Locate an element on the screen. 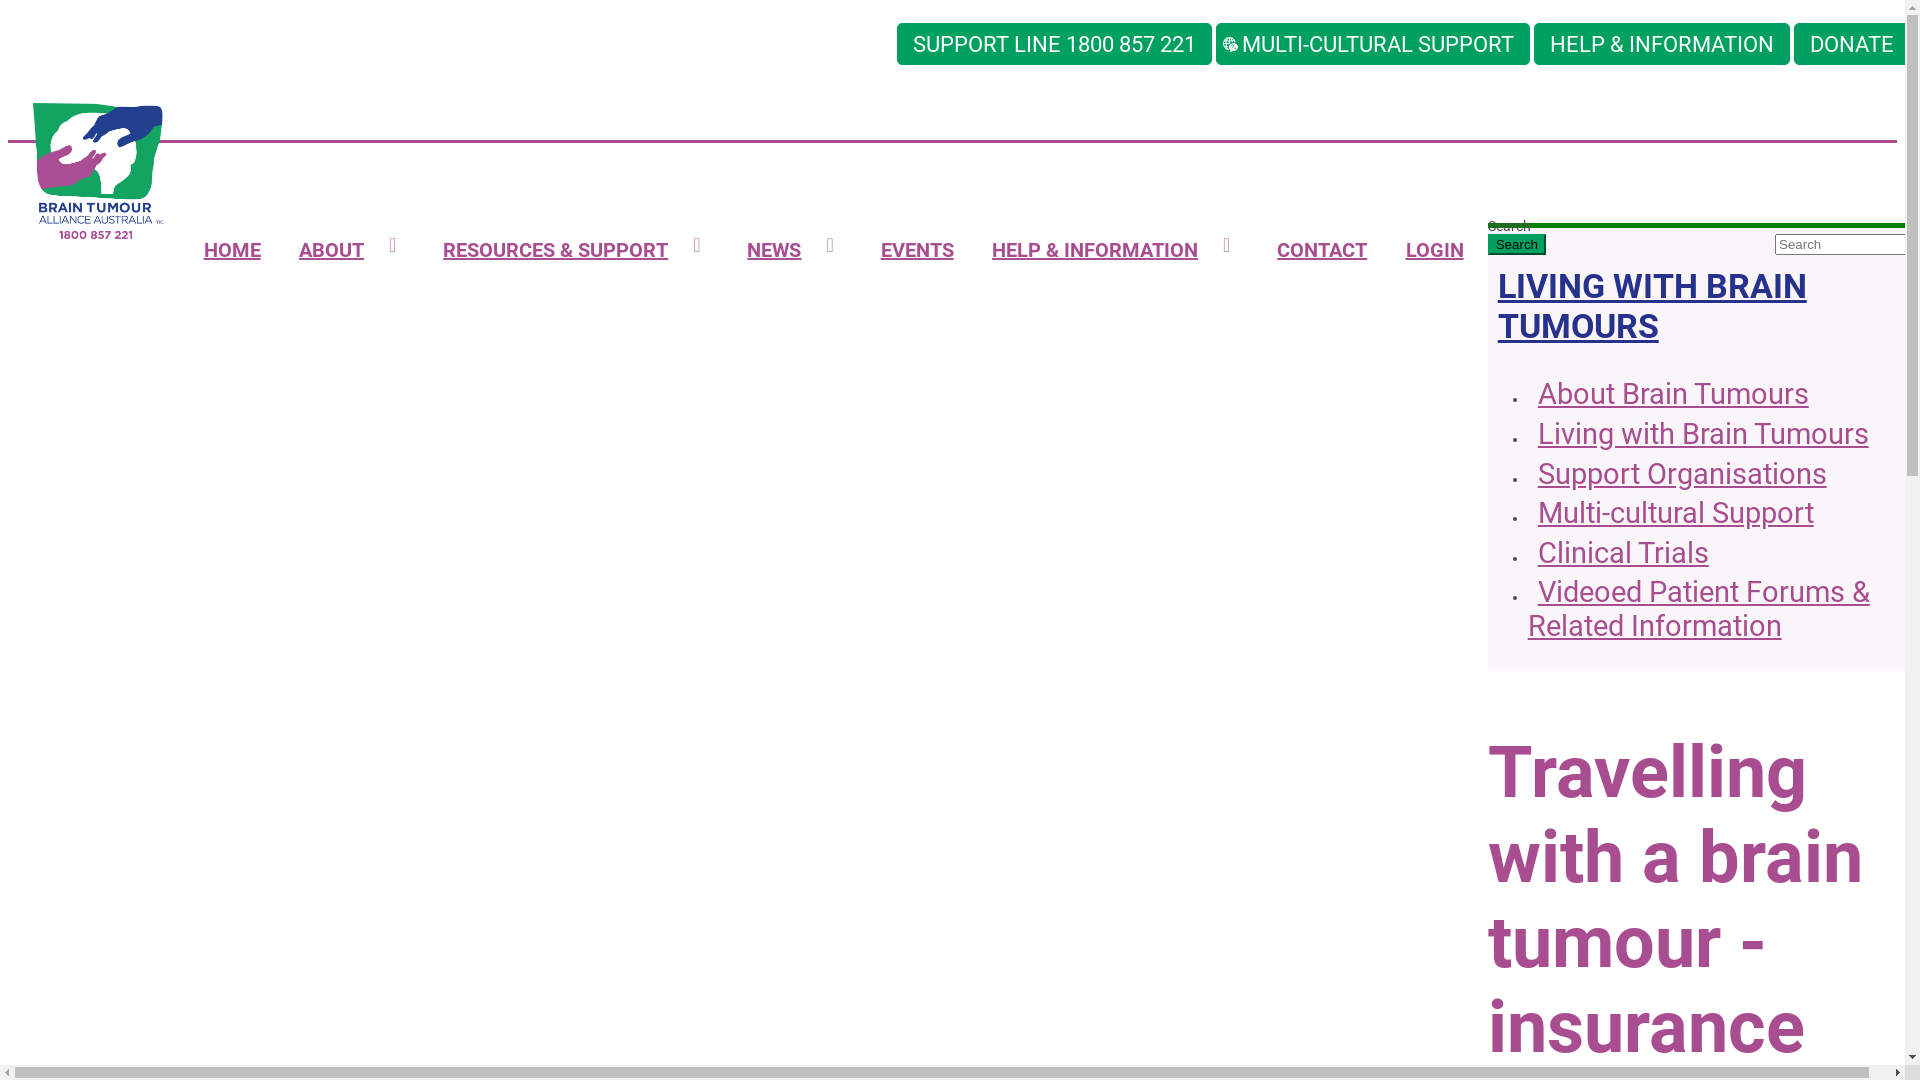 Image resolution: width=1920 pixels, height=1080 pixels. 'MULTI-CULTURAL SUPPORT' is located at coordinates (1371, 43).